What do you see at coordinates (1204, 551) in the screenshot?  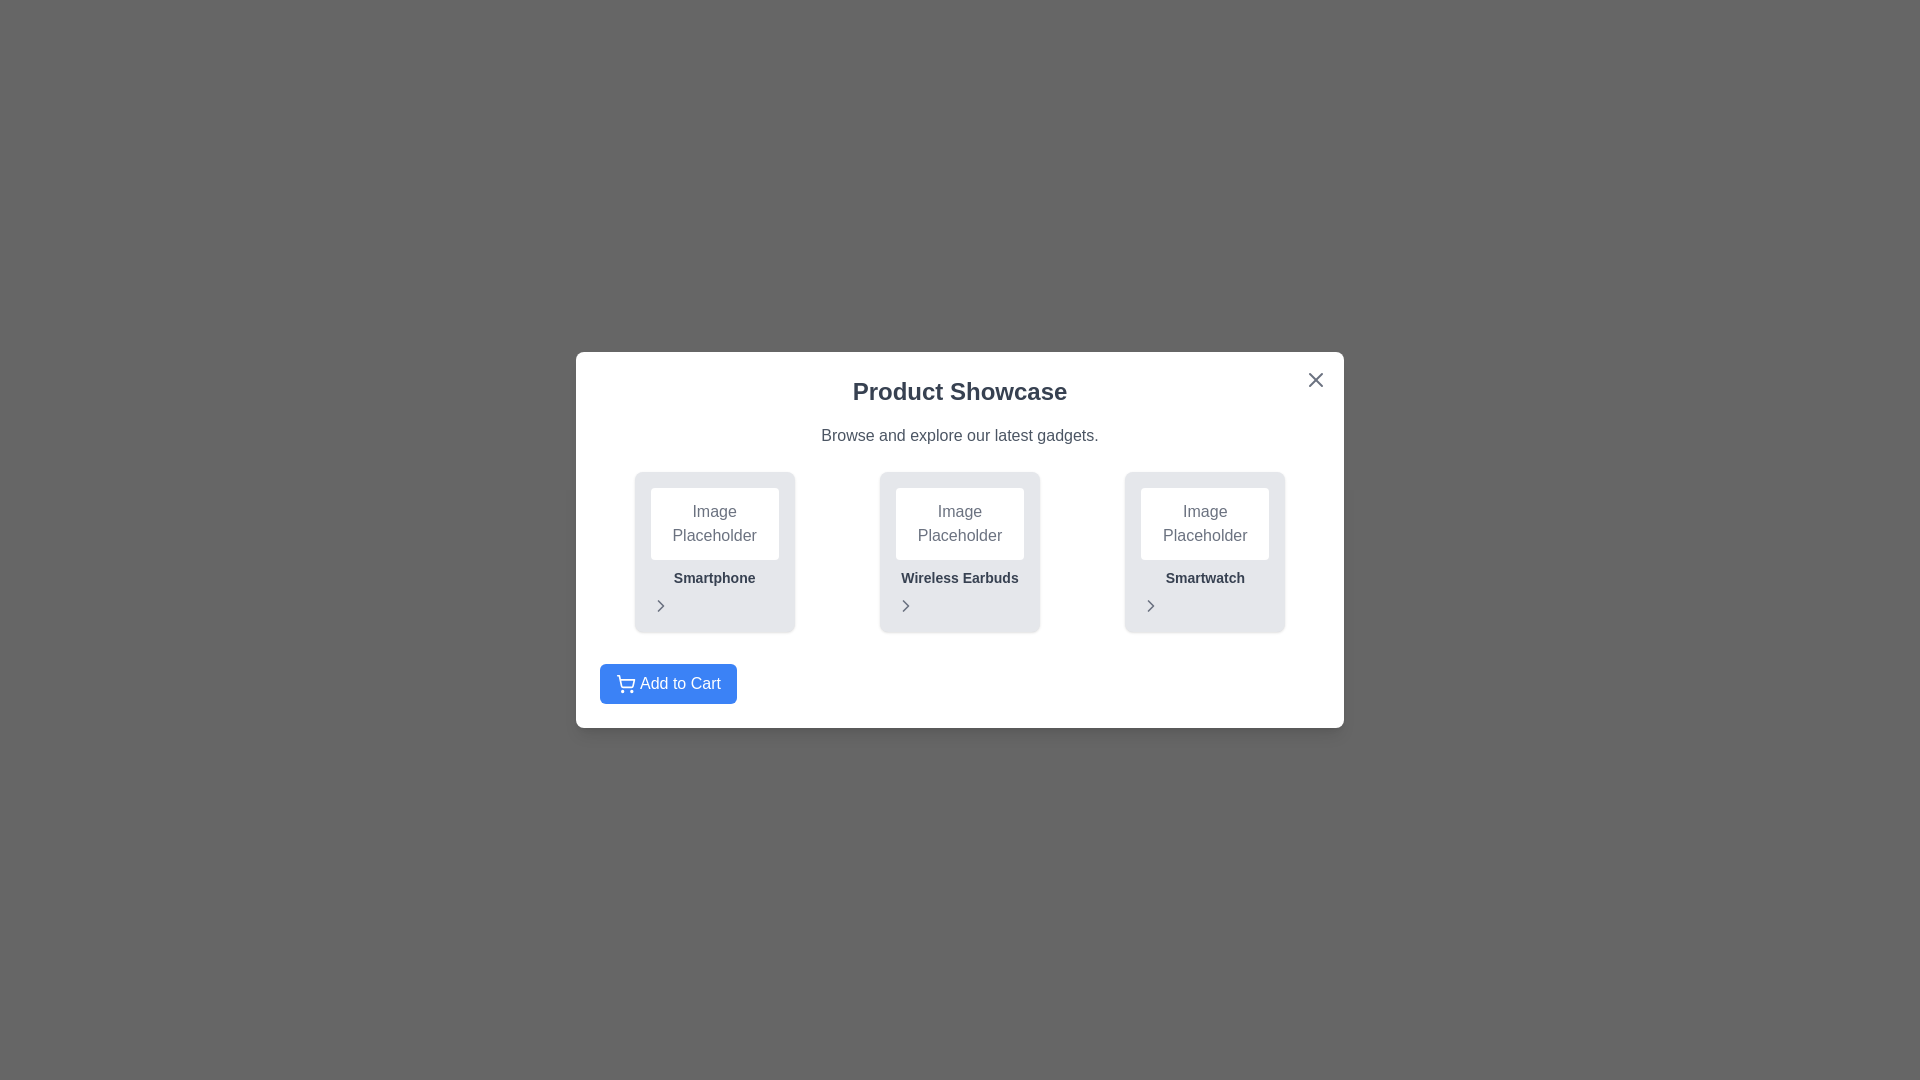 I see `text labels on the 'Smartwatch' product card, which is the third card in a row of three in the grid layout` at bounding box center [1204, 551].